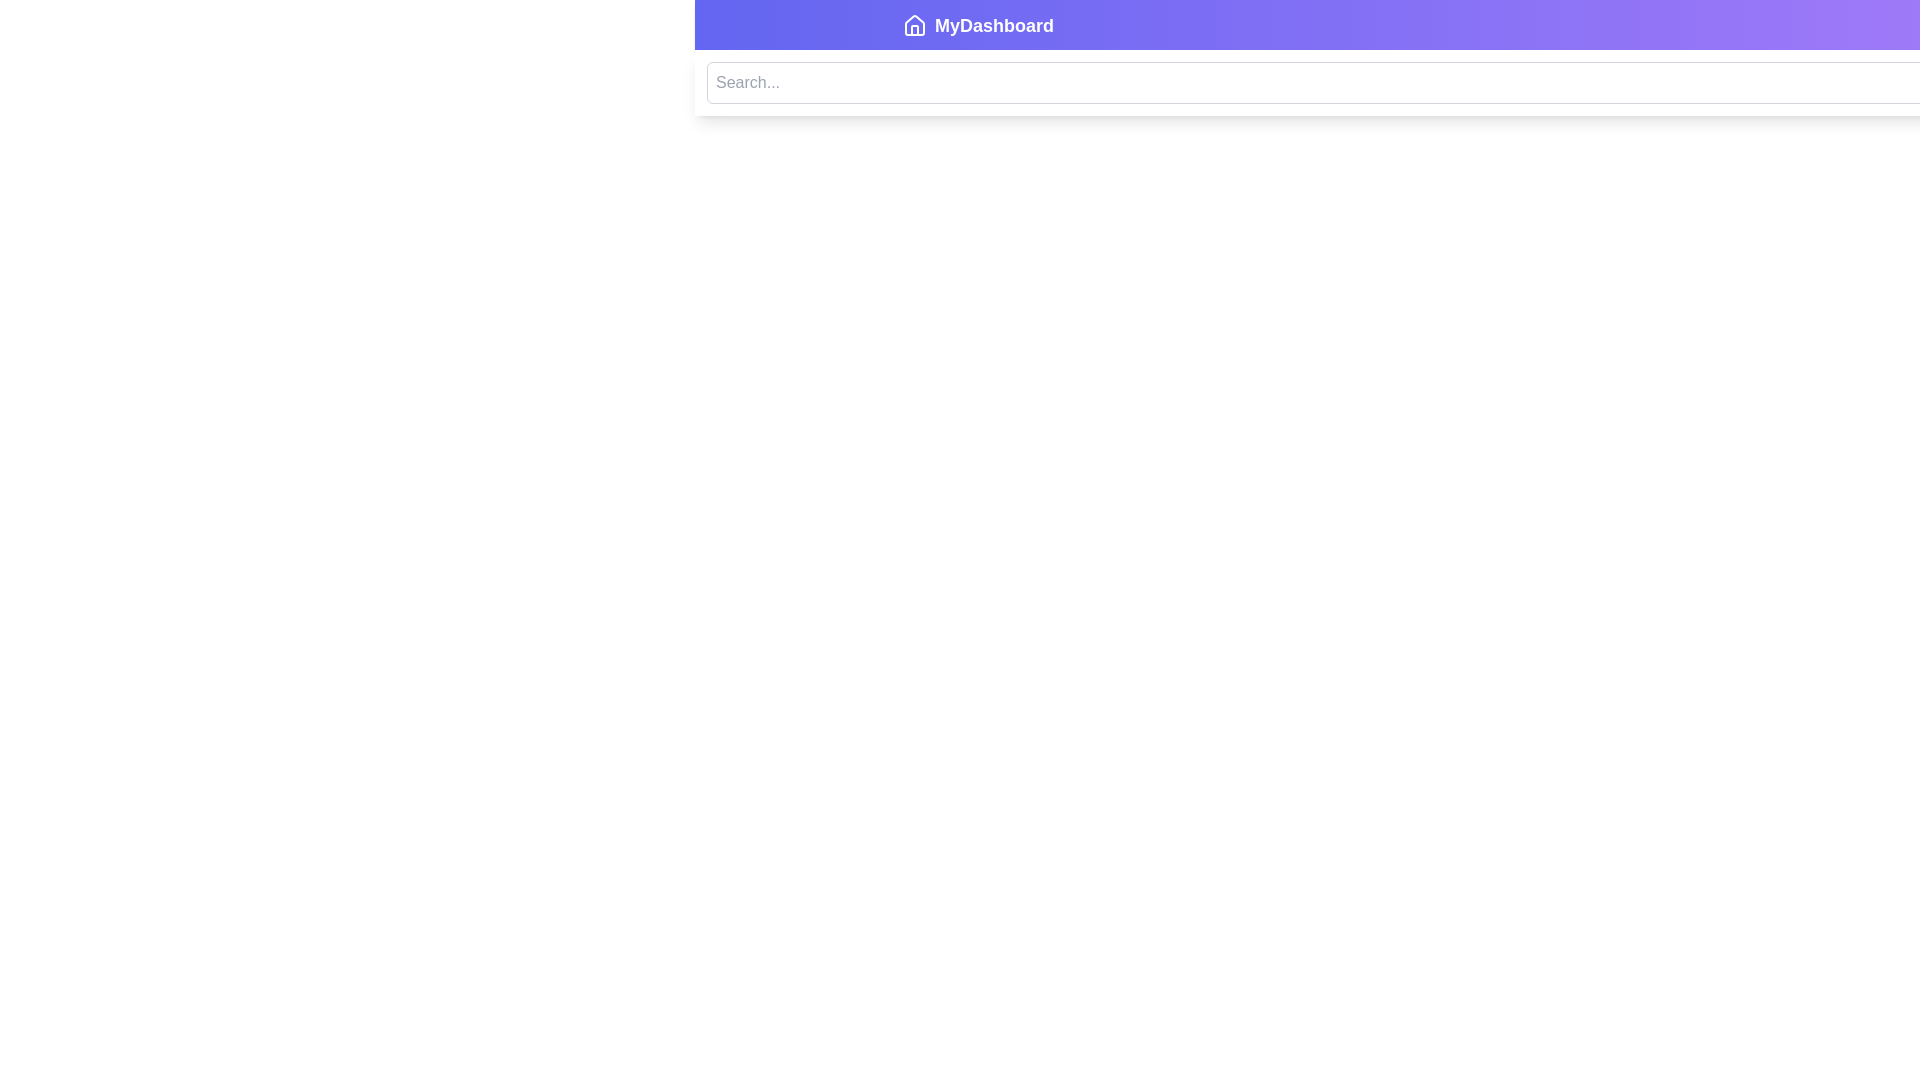 The height and width of the screenshot is (1080, 1920). I want to click on the 'Home' SVG graphic icon located, so click(914, 24).